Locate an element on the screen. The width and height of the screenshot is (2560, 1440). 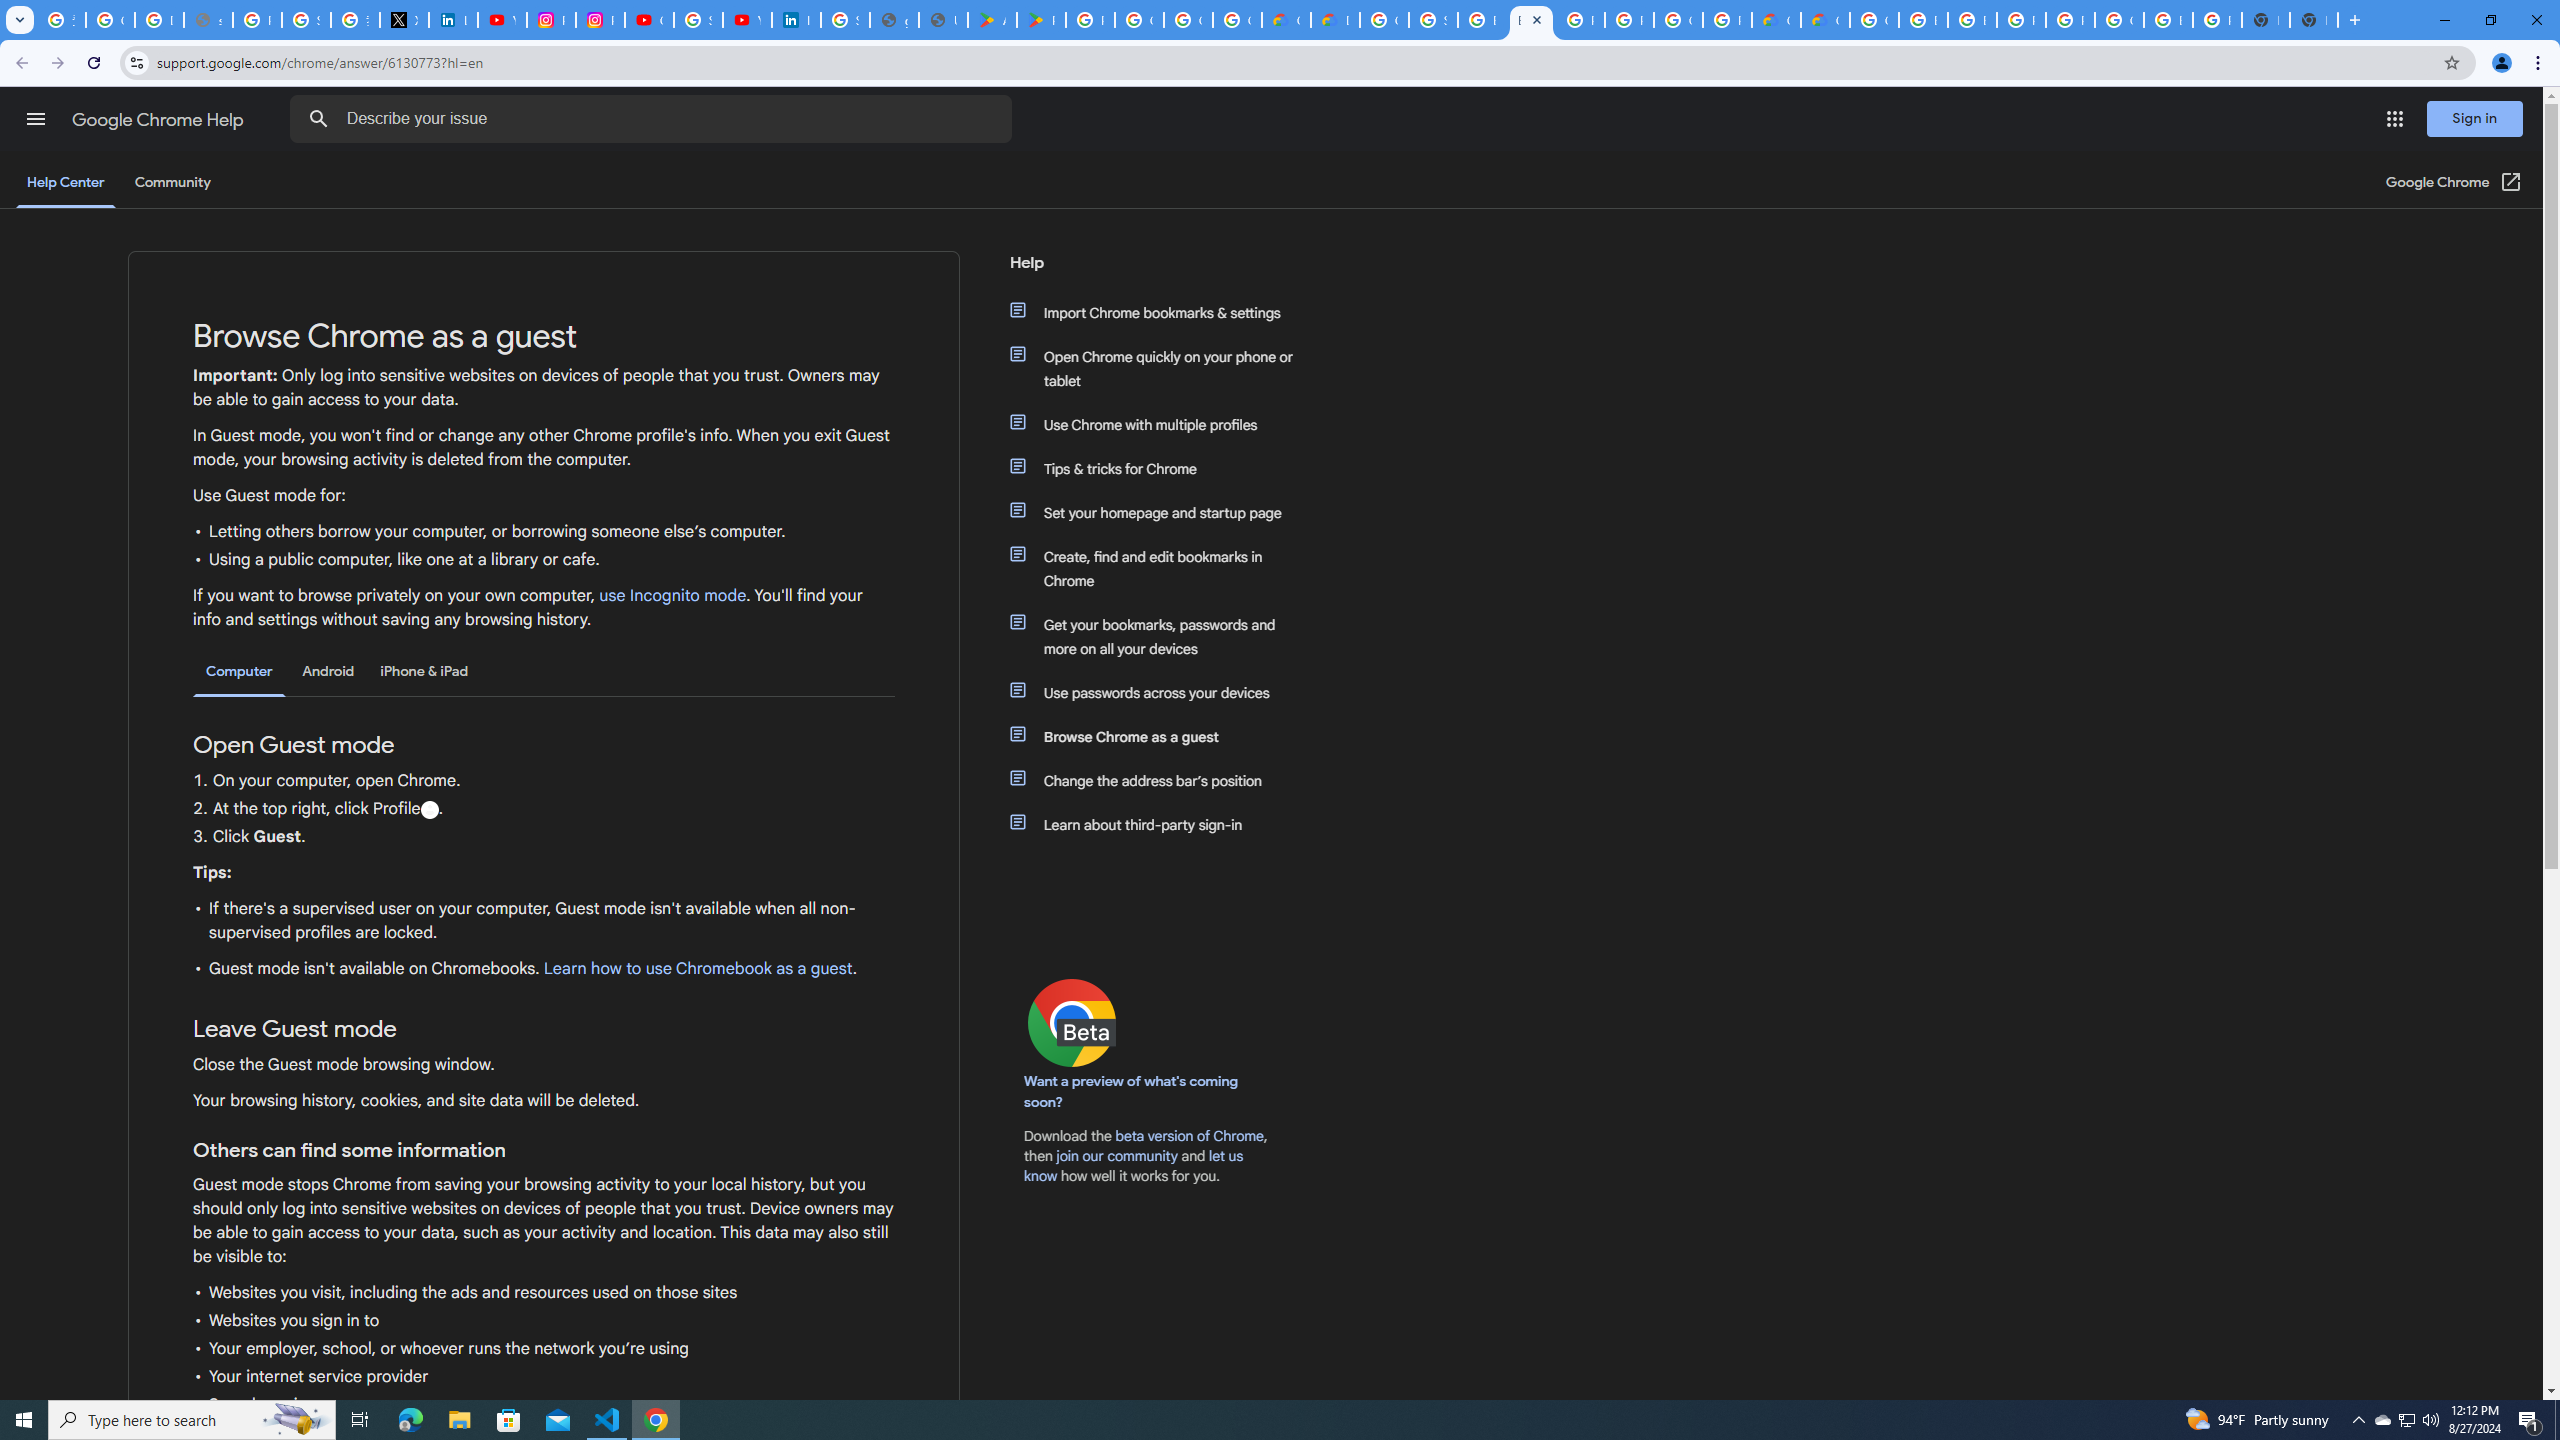
'Search Help Center' is located at coordinates (317, 118).